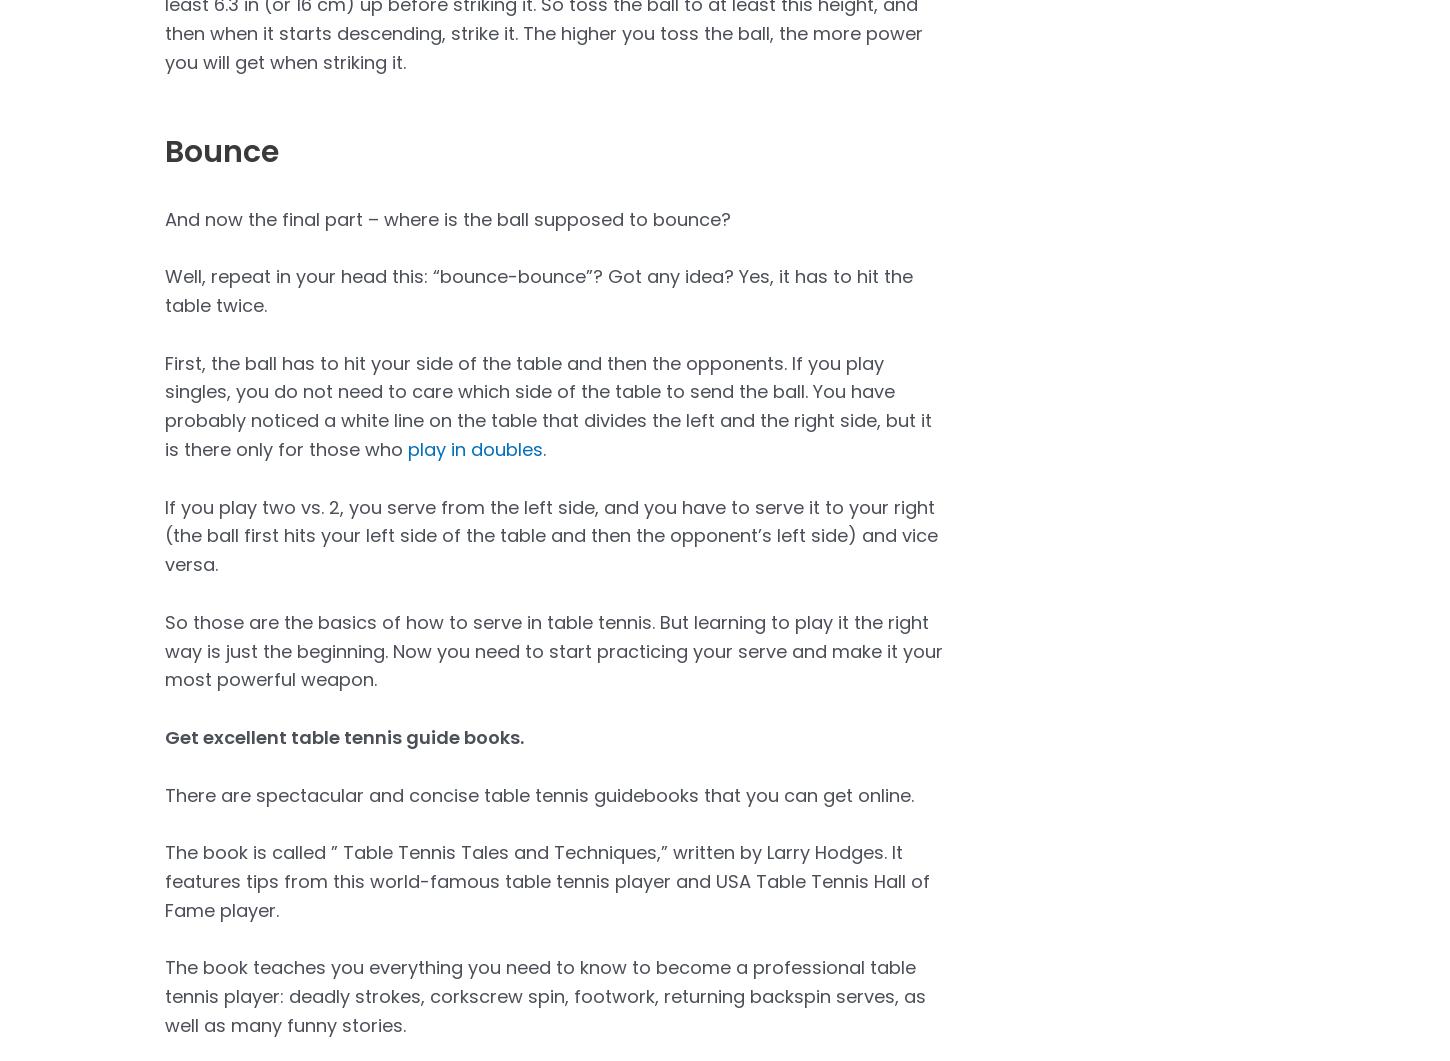 This screenshot has height=1061, width=1450. Describe the element at coordinates (538, 290) in the screenshot. I see `'Well, repeat in your head this: “bounce-bounce”? Got any idea? Yes, it has to hit the table twice.'` at that location.